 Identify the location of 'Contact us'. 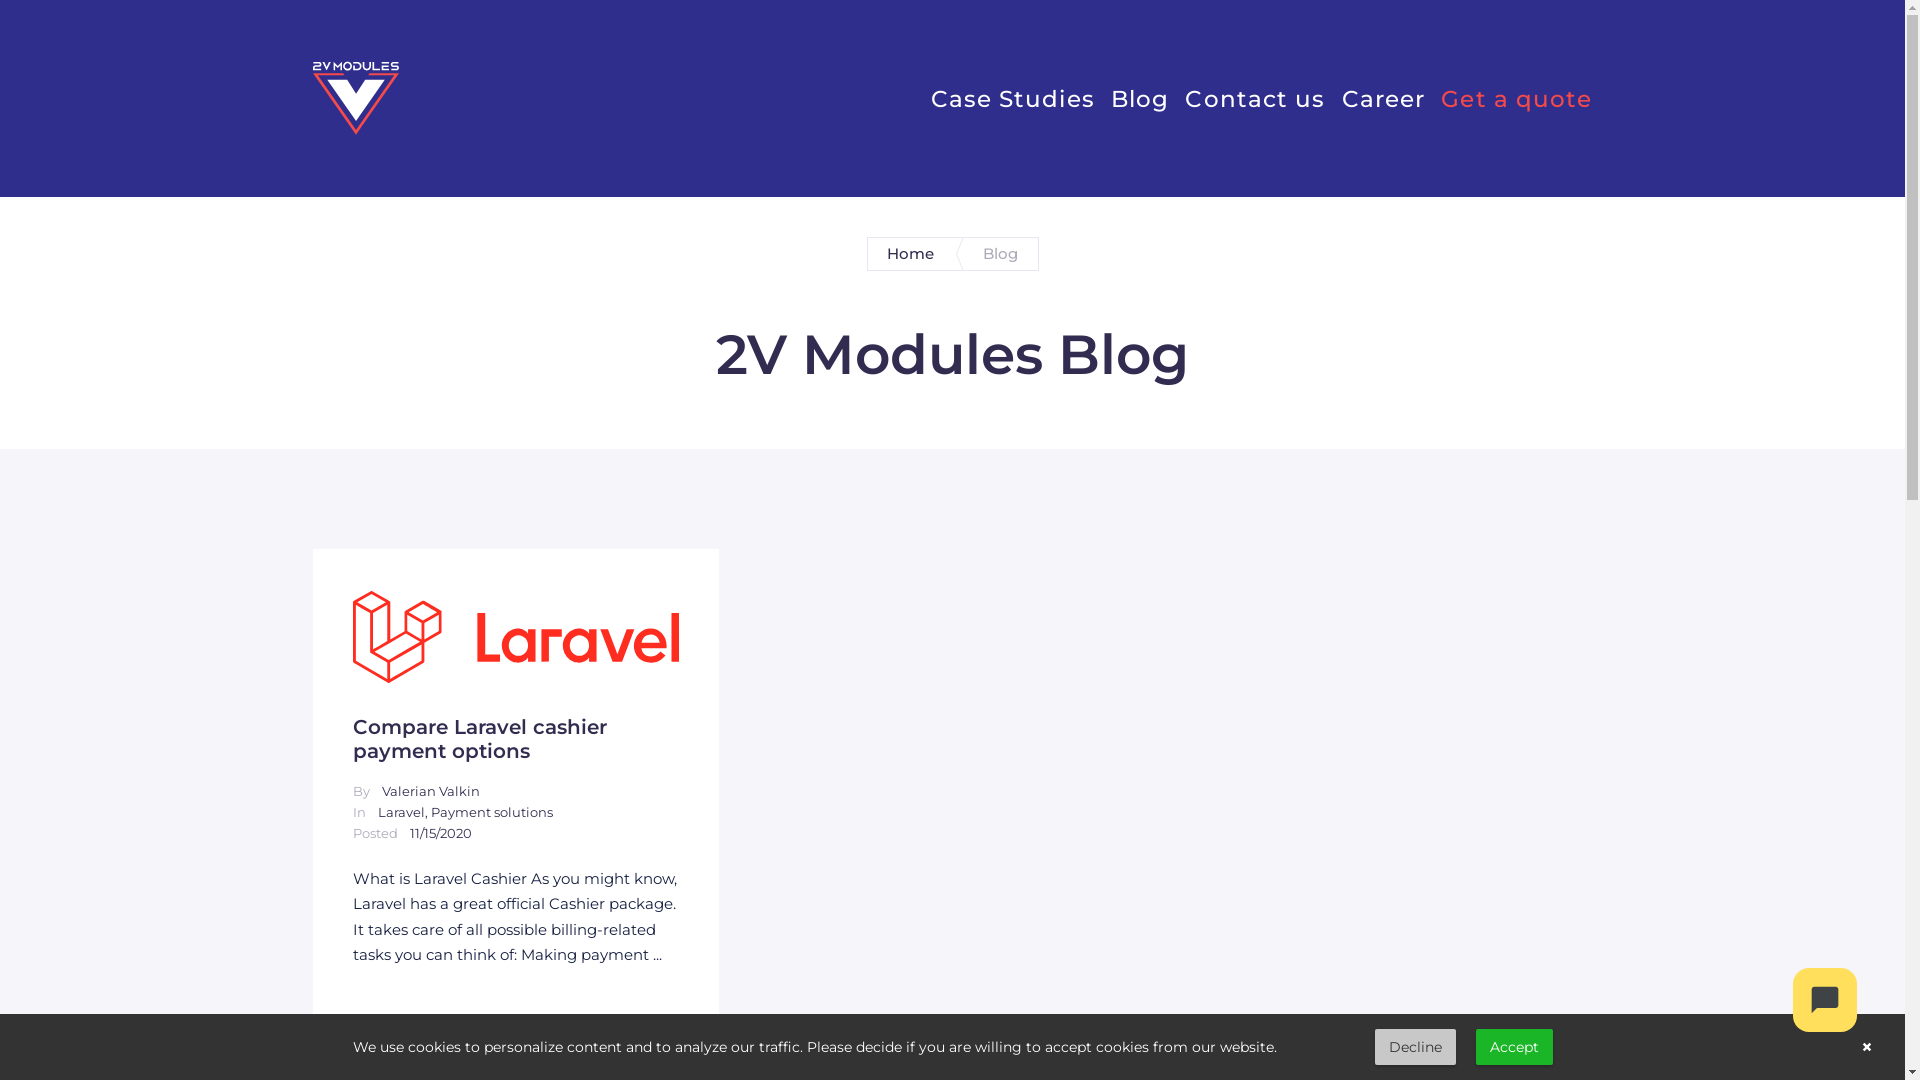
(1185, 97).